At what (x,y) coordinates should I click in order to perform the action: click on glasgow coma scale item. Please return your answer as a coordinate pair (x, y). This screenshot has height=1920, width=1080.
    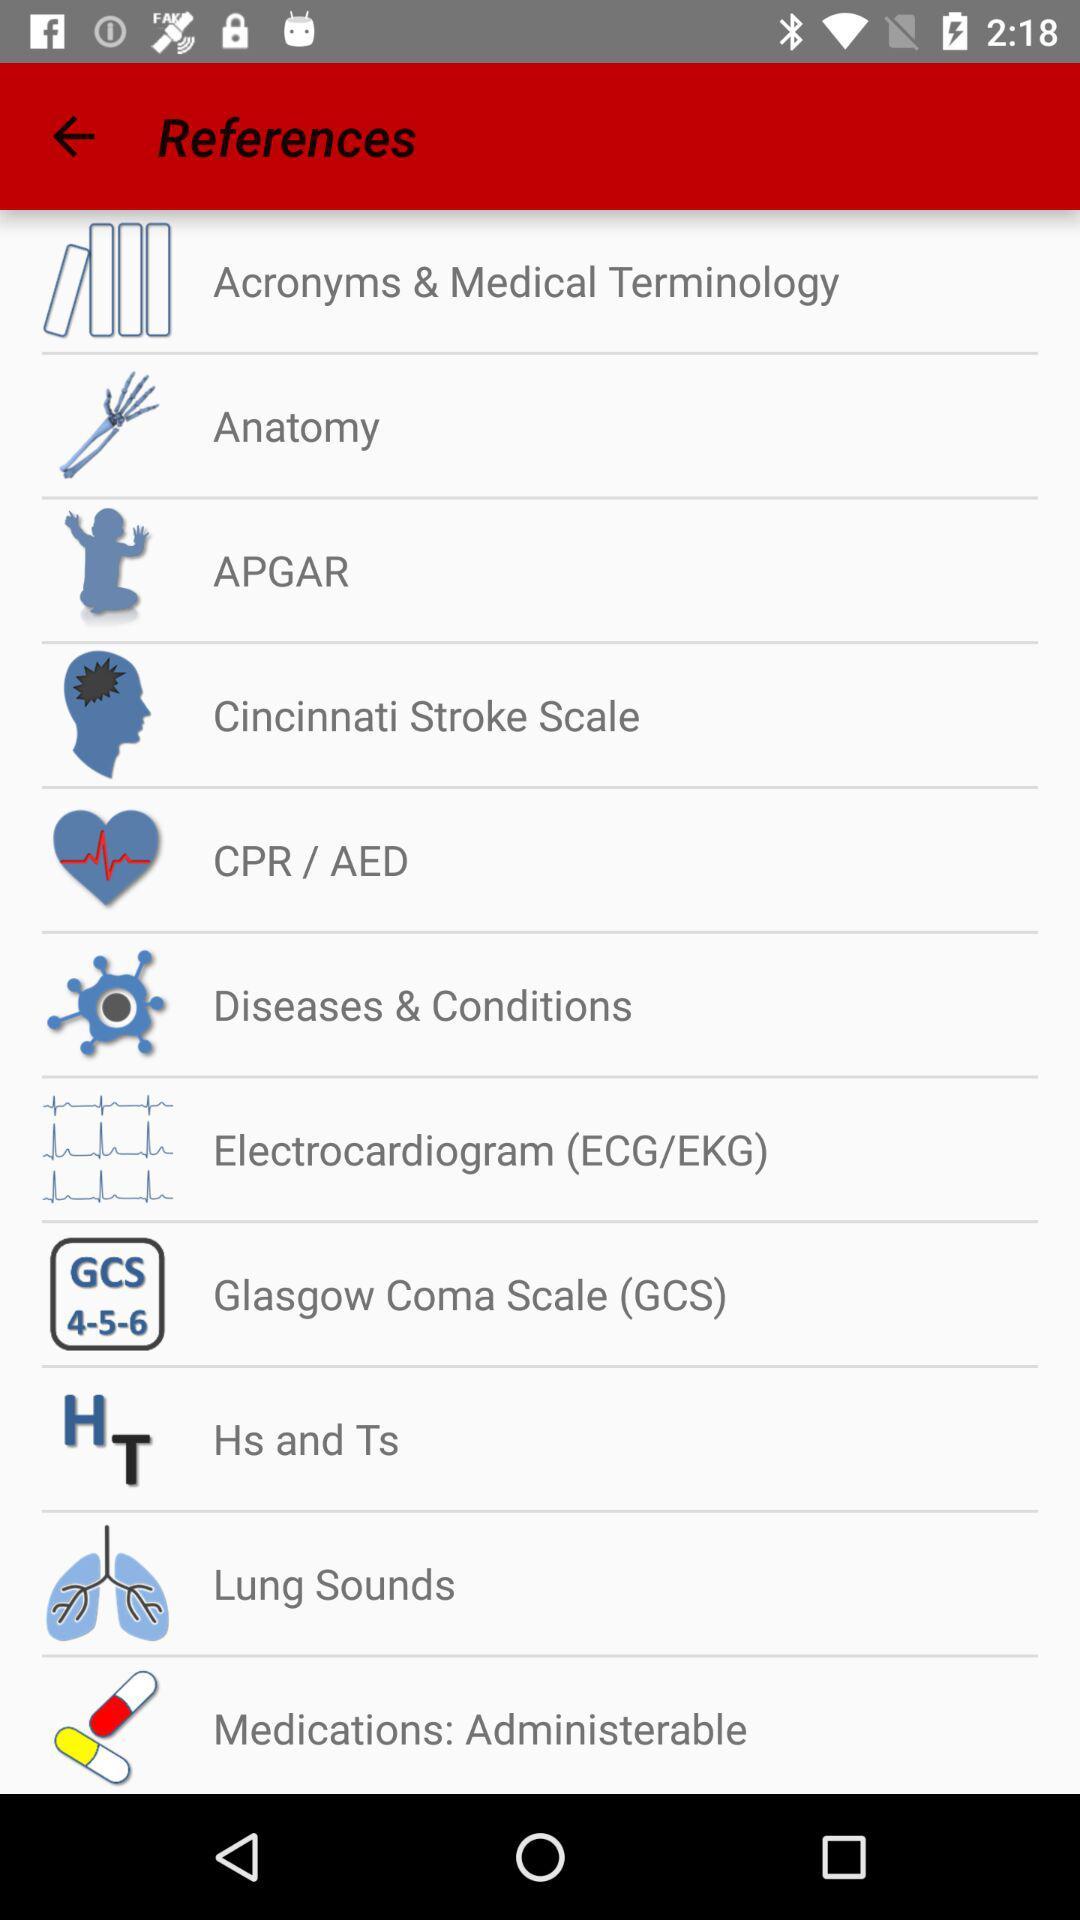
    Looking at the image, I should click on (450, 1294).